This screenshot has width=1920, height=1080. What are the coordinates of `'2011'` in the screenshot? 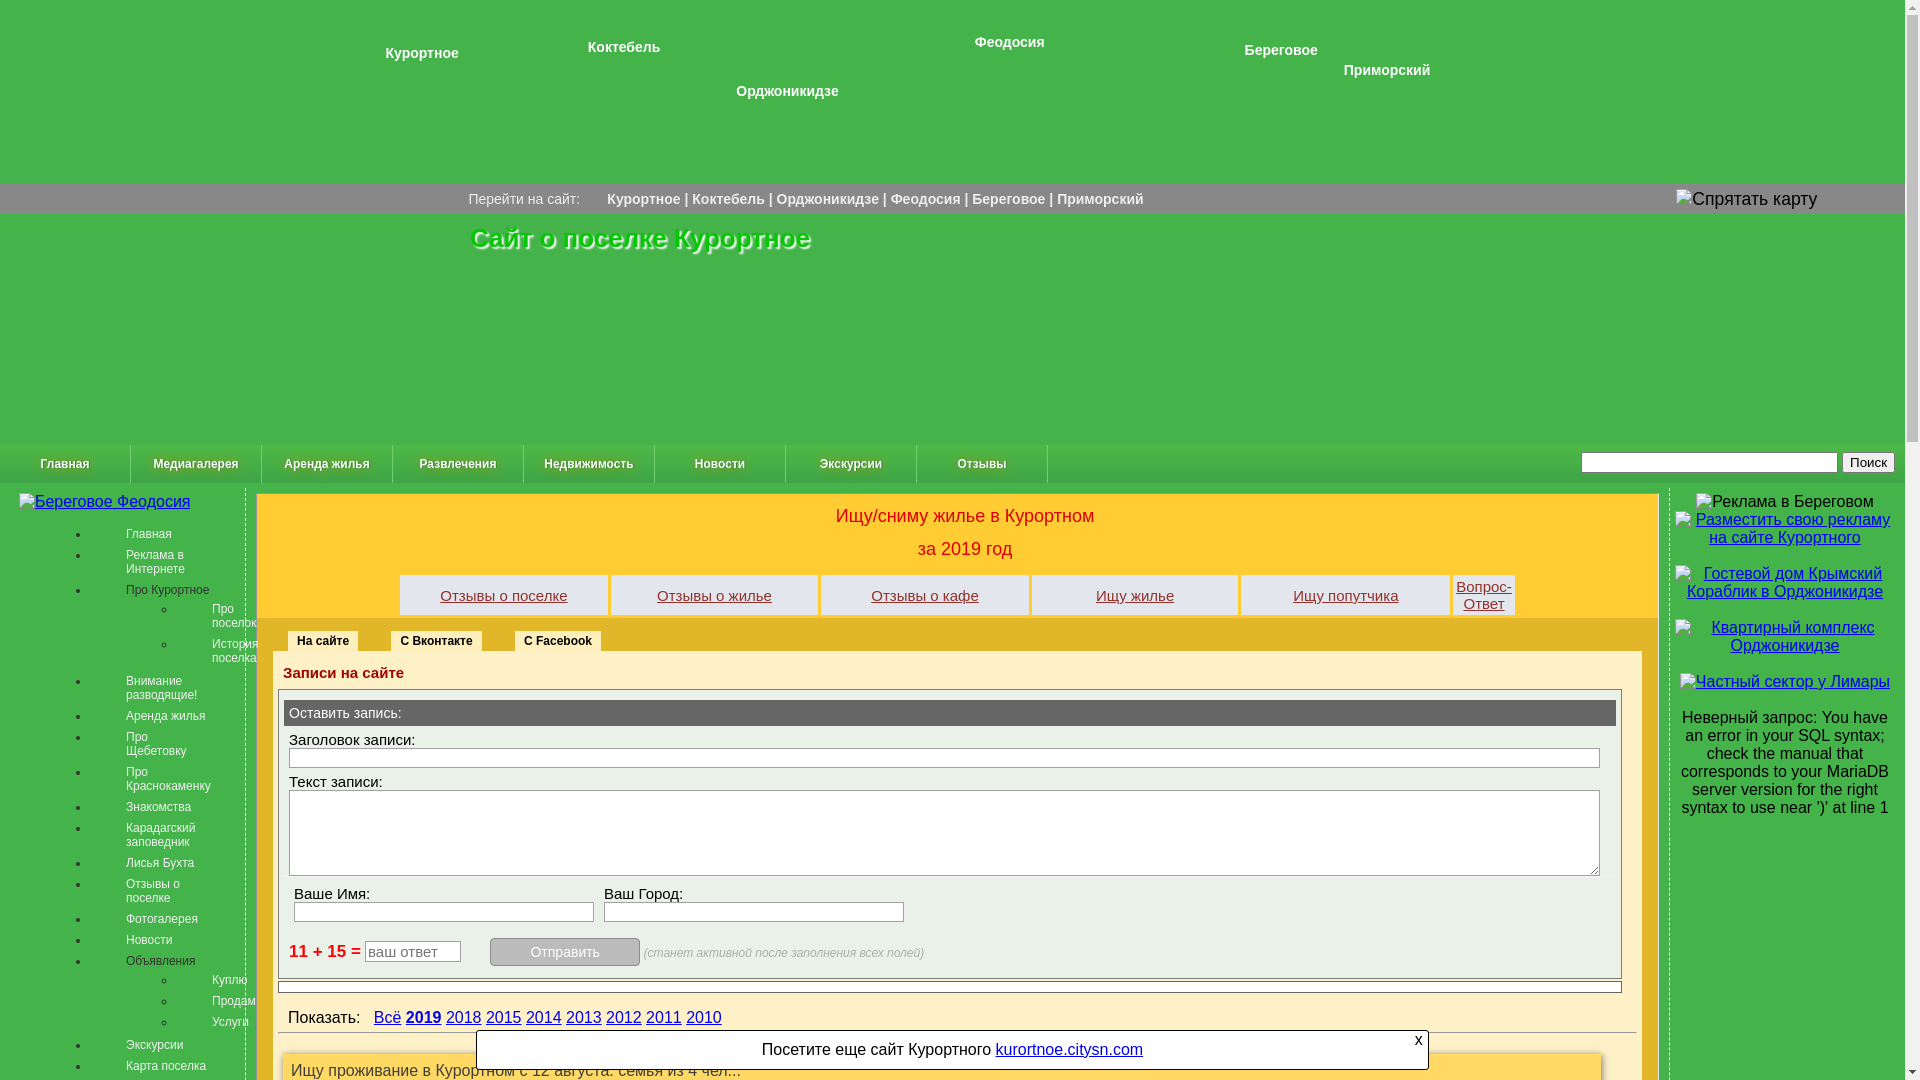 It's located at (663, 1017).